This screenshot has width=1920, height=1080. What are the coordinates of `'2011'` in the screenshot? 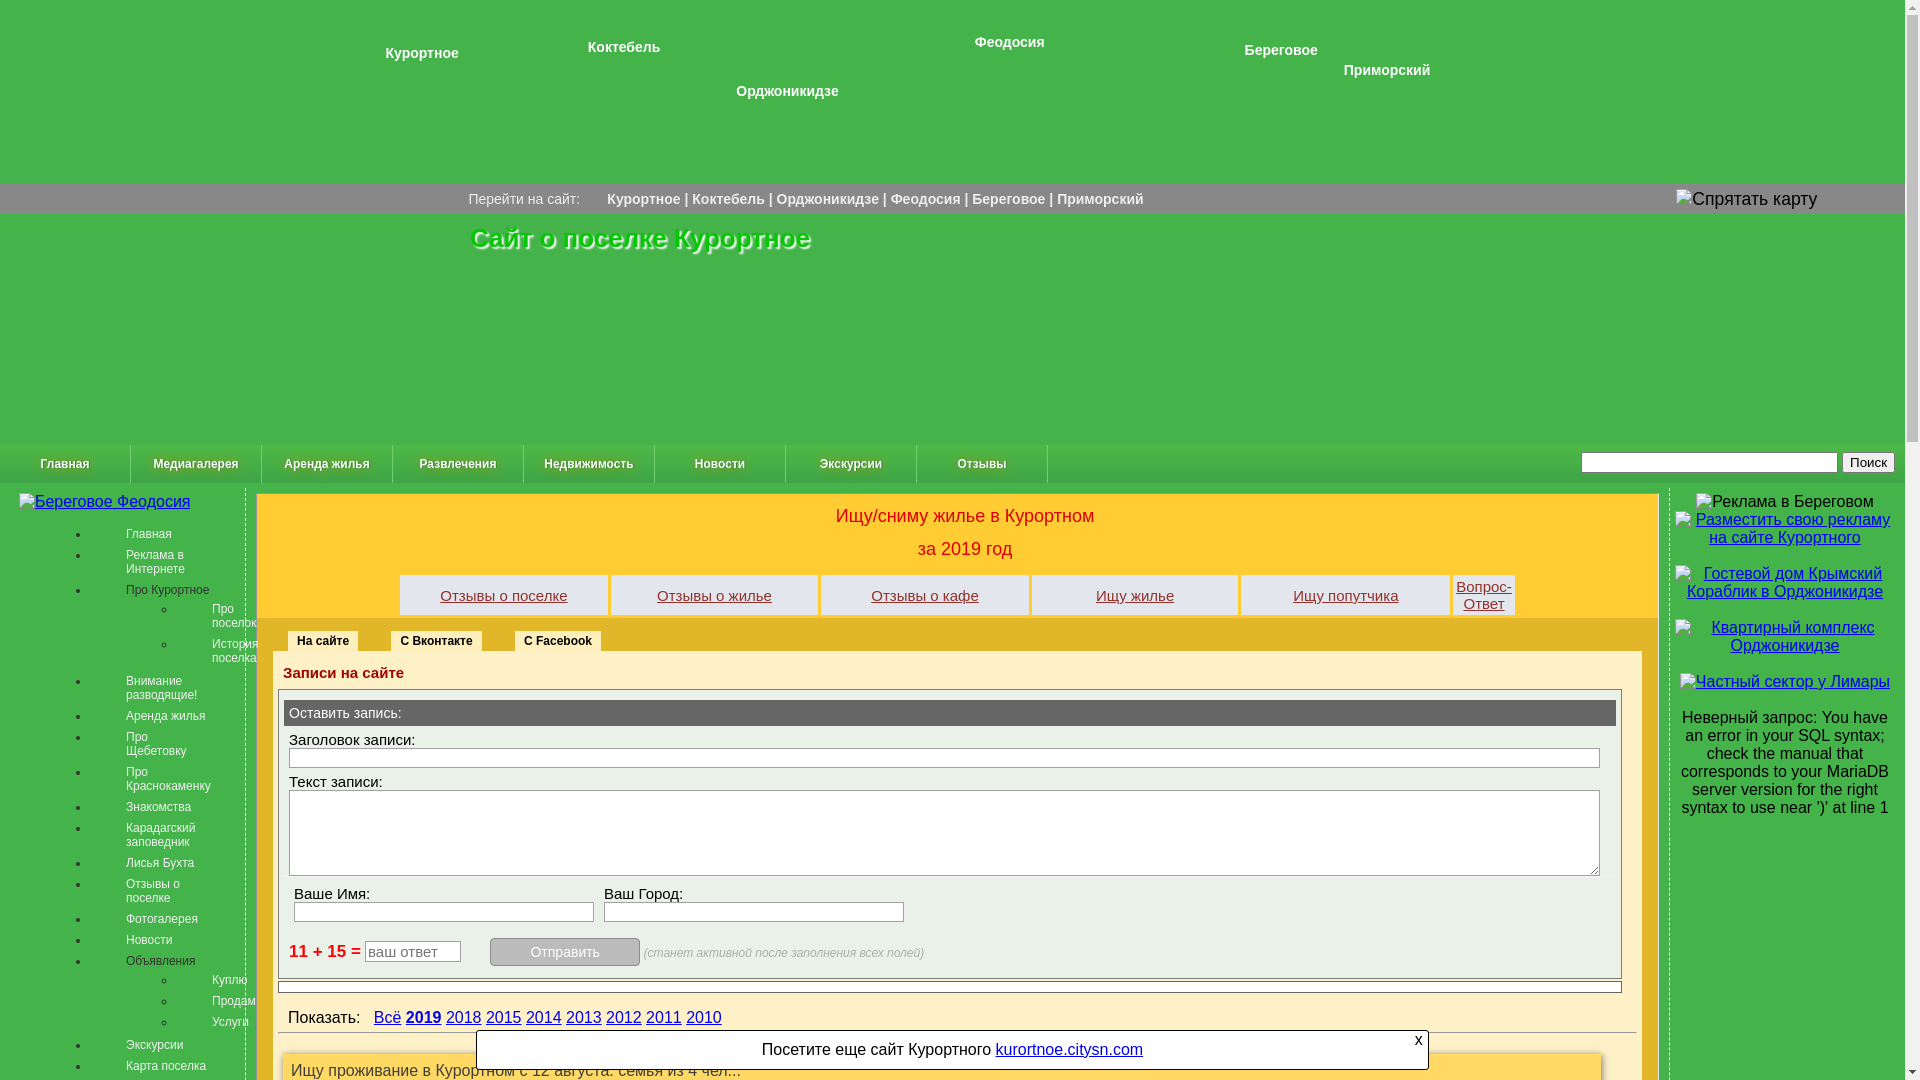 It's located at (663, 1017).